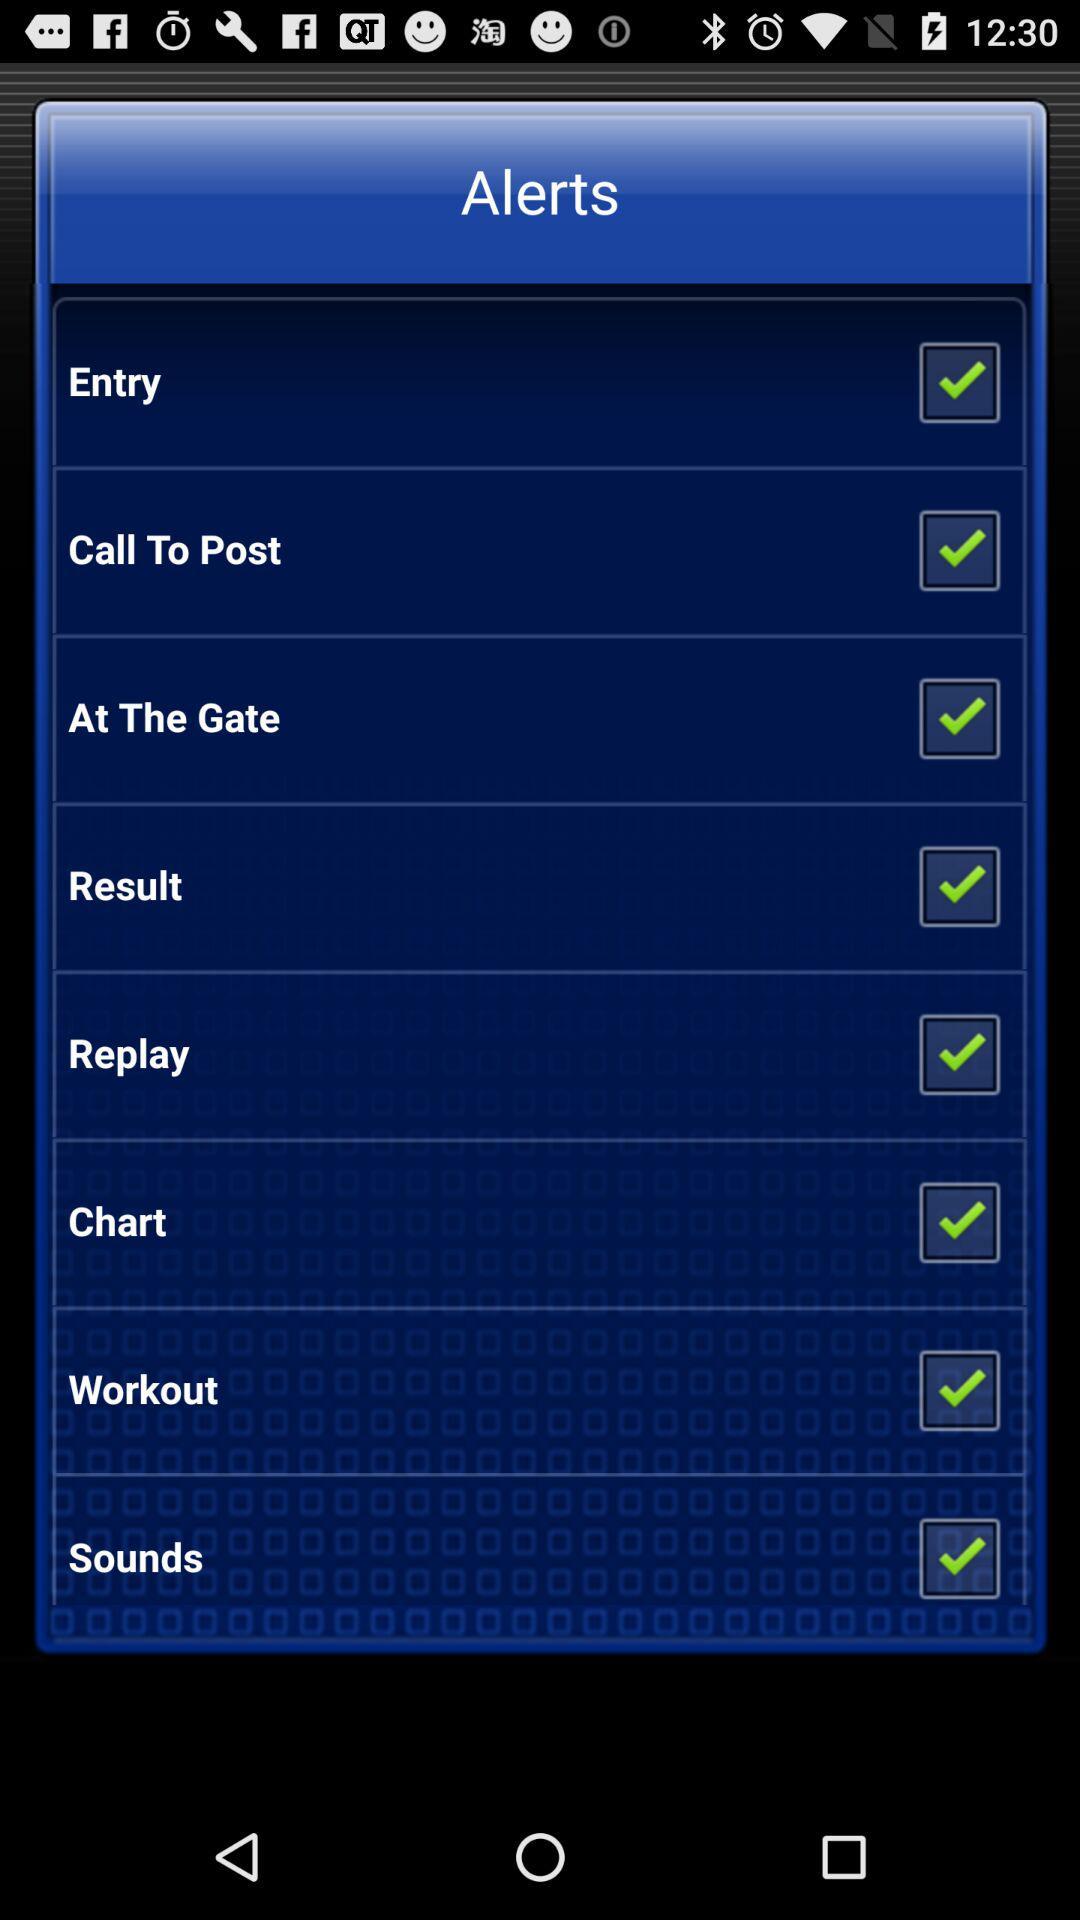  Describe the element at coordinates (957, 716) in the screenshot. I see `turn on alerts at the gate` at that location.